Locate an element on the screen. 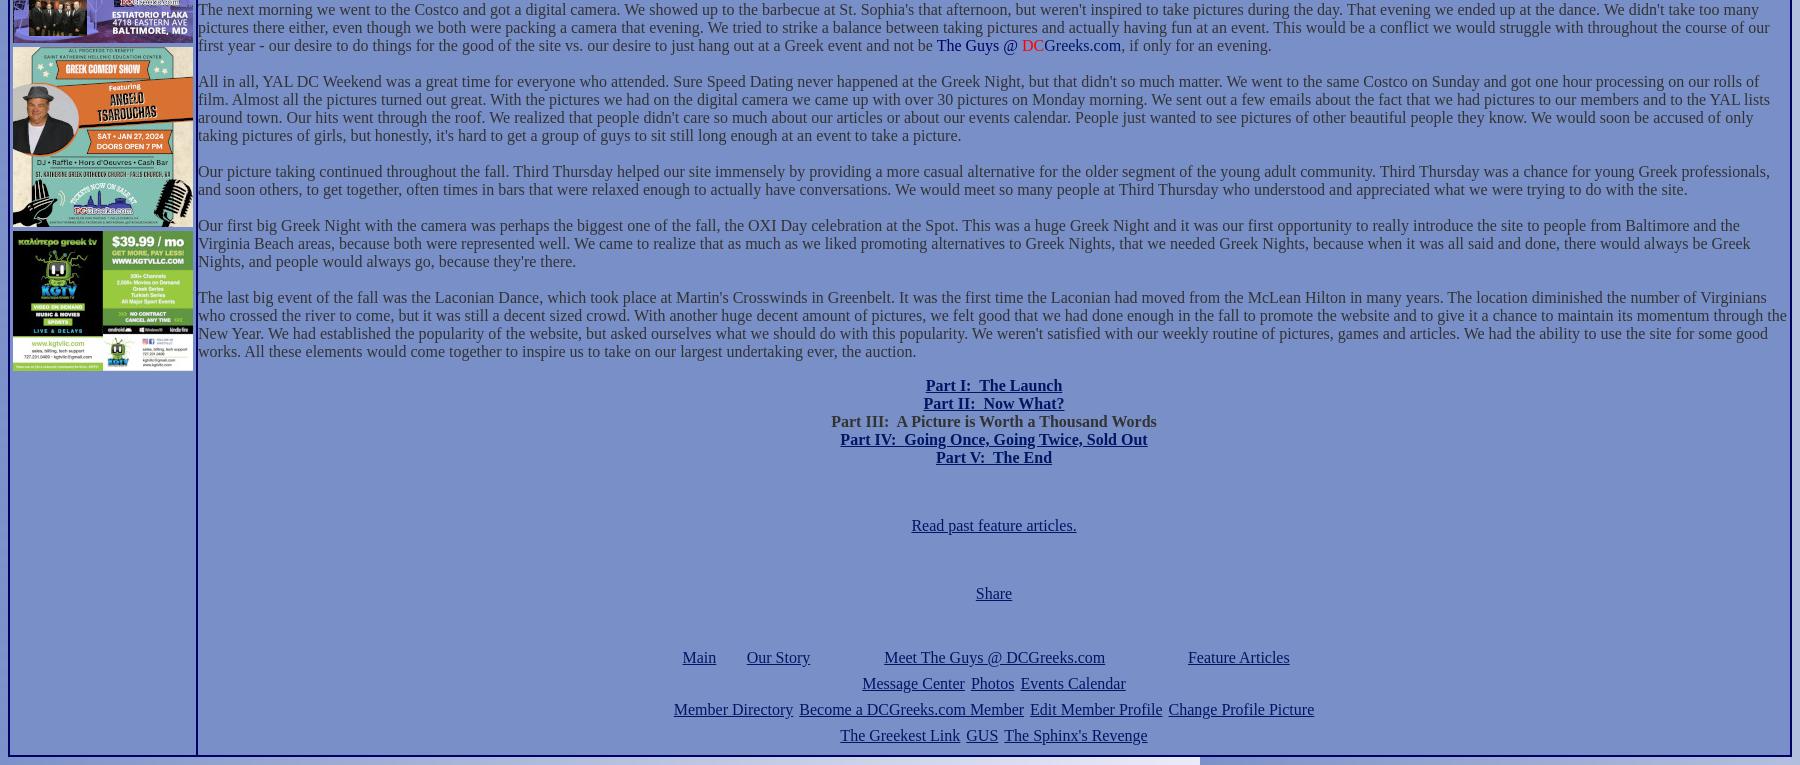 The width and height of the screenshot is (1800, 765). 'Part
III:  A Picture is Worth a Thousand Words' is located at coordinates (992, 421).